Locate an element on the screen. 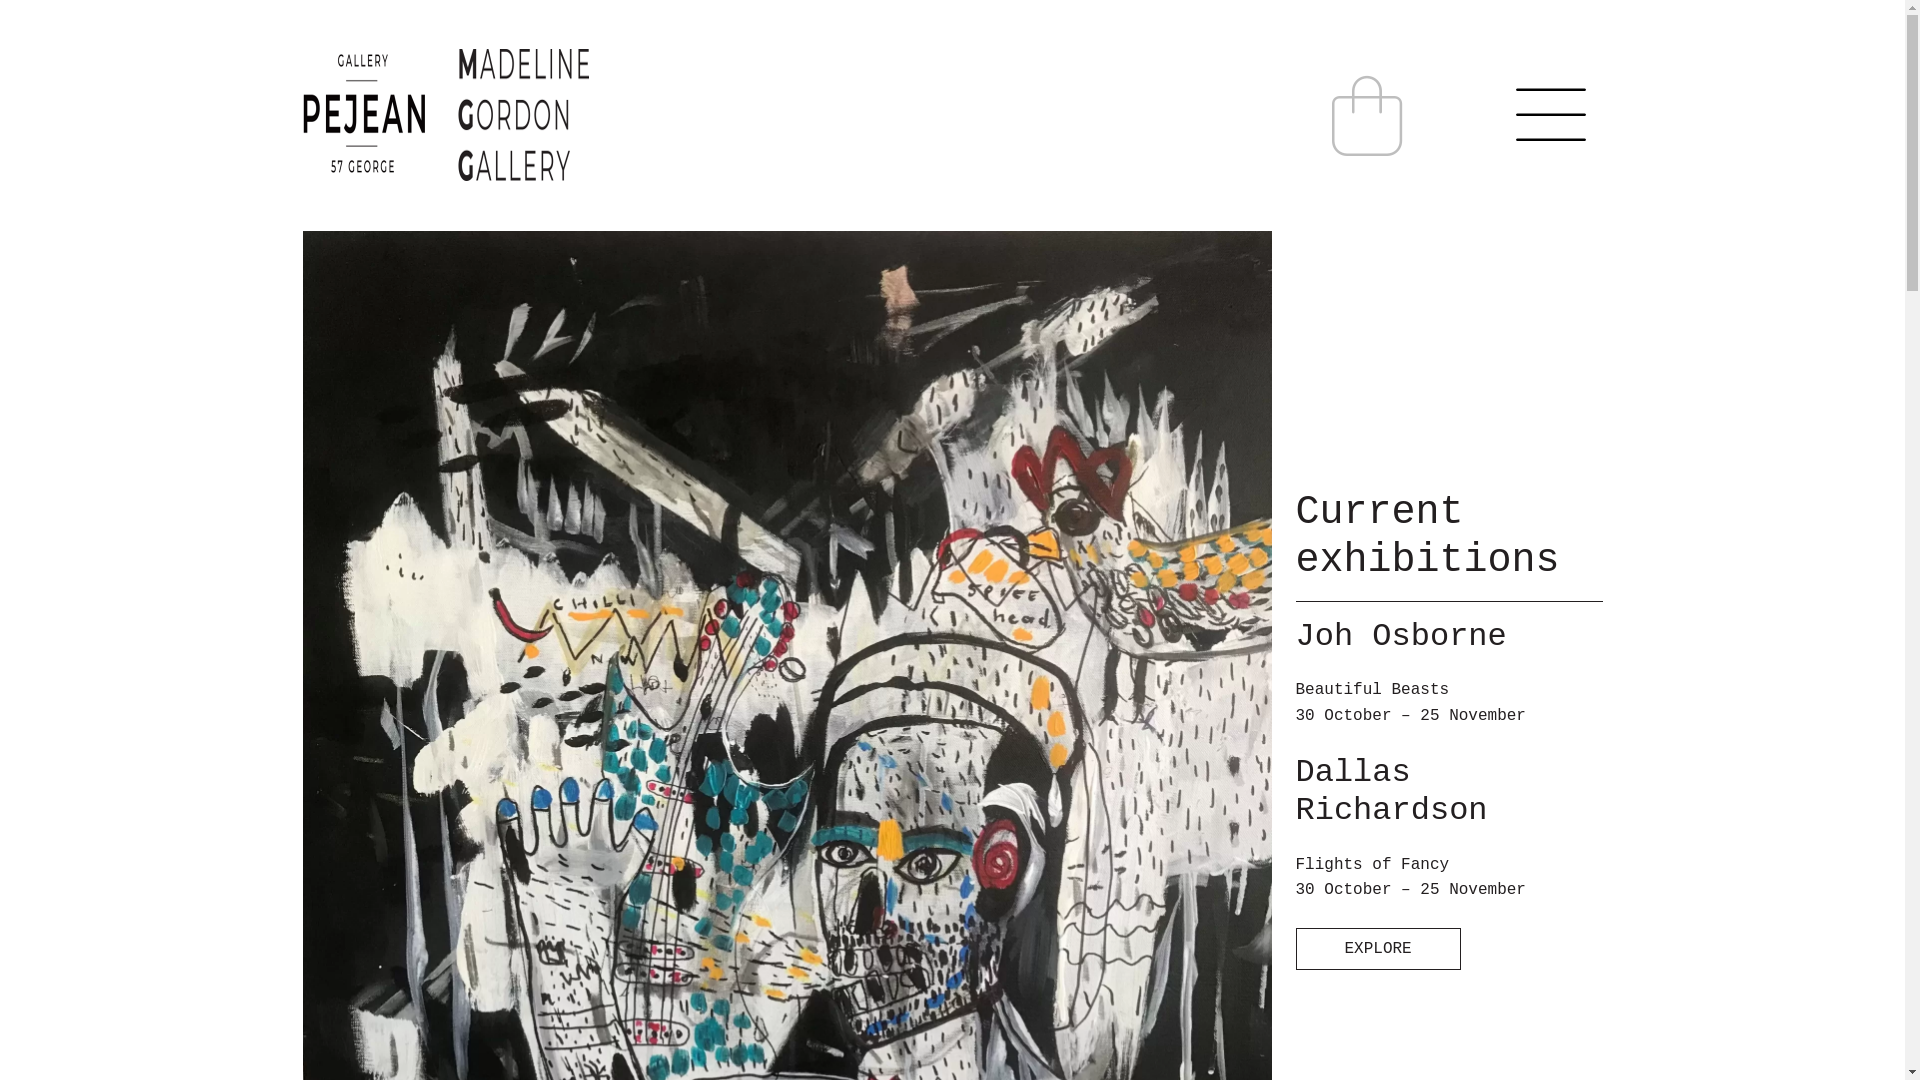 This screenshot has width=1920, height=1080. 'EXPLORE' is located at coordinates (1377, 947).